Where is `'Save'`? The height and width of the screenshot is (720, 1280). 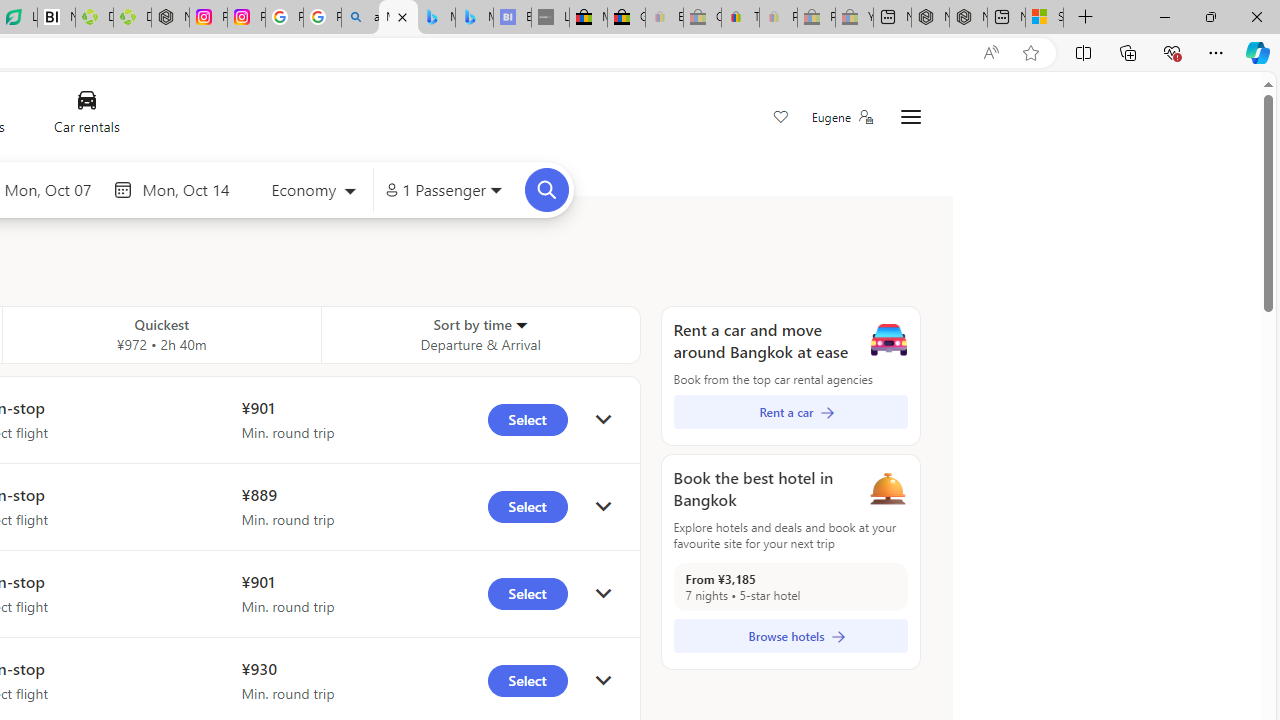
'Save' is located at coordinates (779, 118).